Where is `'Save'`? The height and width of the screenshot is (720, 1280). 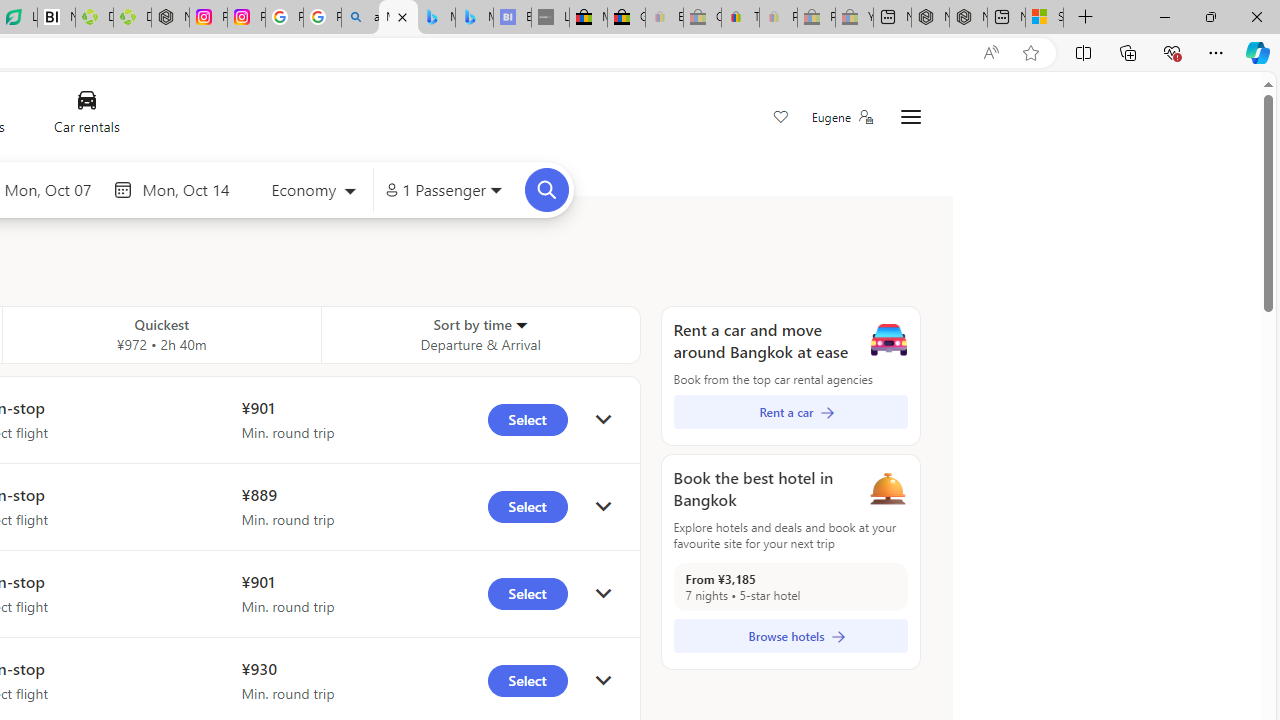
'Save' is located at coordinates (779, 118).